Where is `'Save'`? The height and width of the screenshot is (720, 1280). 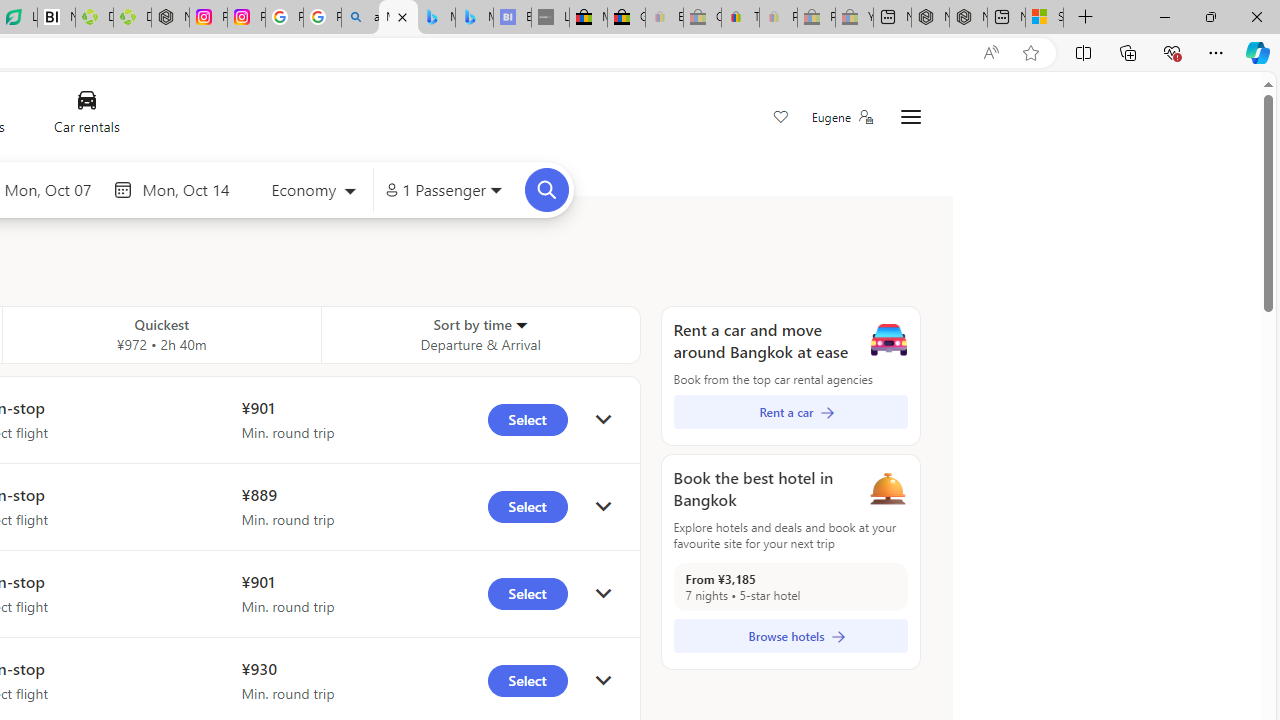
'Save' is located at coordinates (779, 118).